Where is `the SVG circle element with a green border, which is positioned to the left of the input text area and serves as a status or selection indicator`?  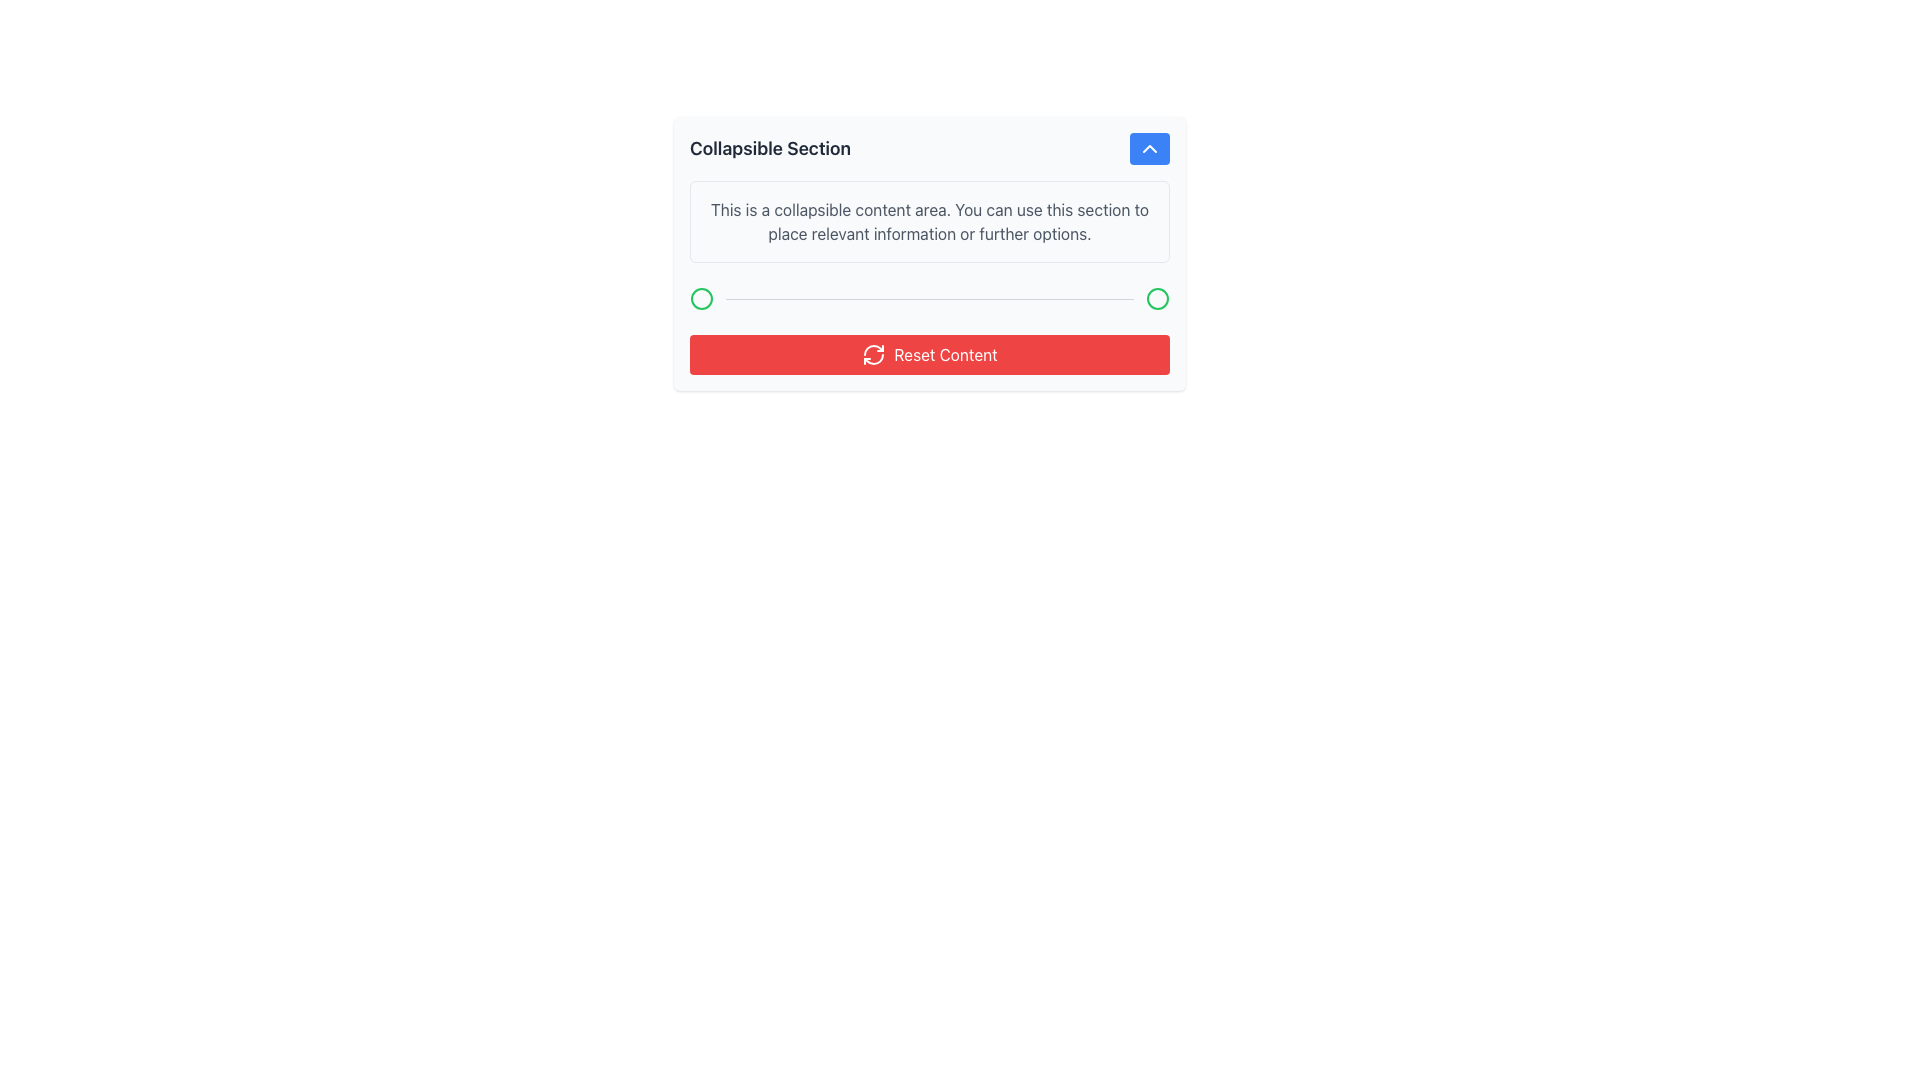 the SVG circle element with a green border, which is positioned to the left of the input text area and serves as a status or selection indicator is located at coordinates (1157, 299).